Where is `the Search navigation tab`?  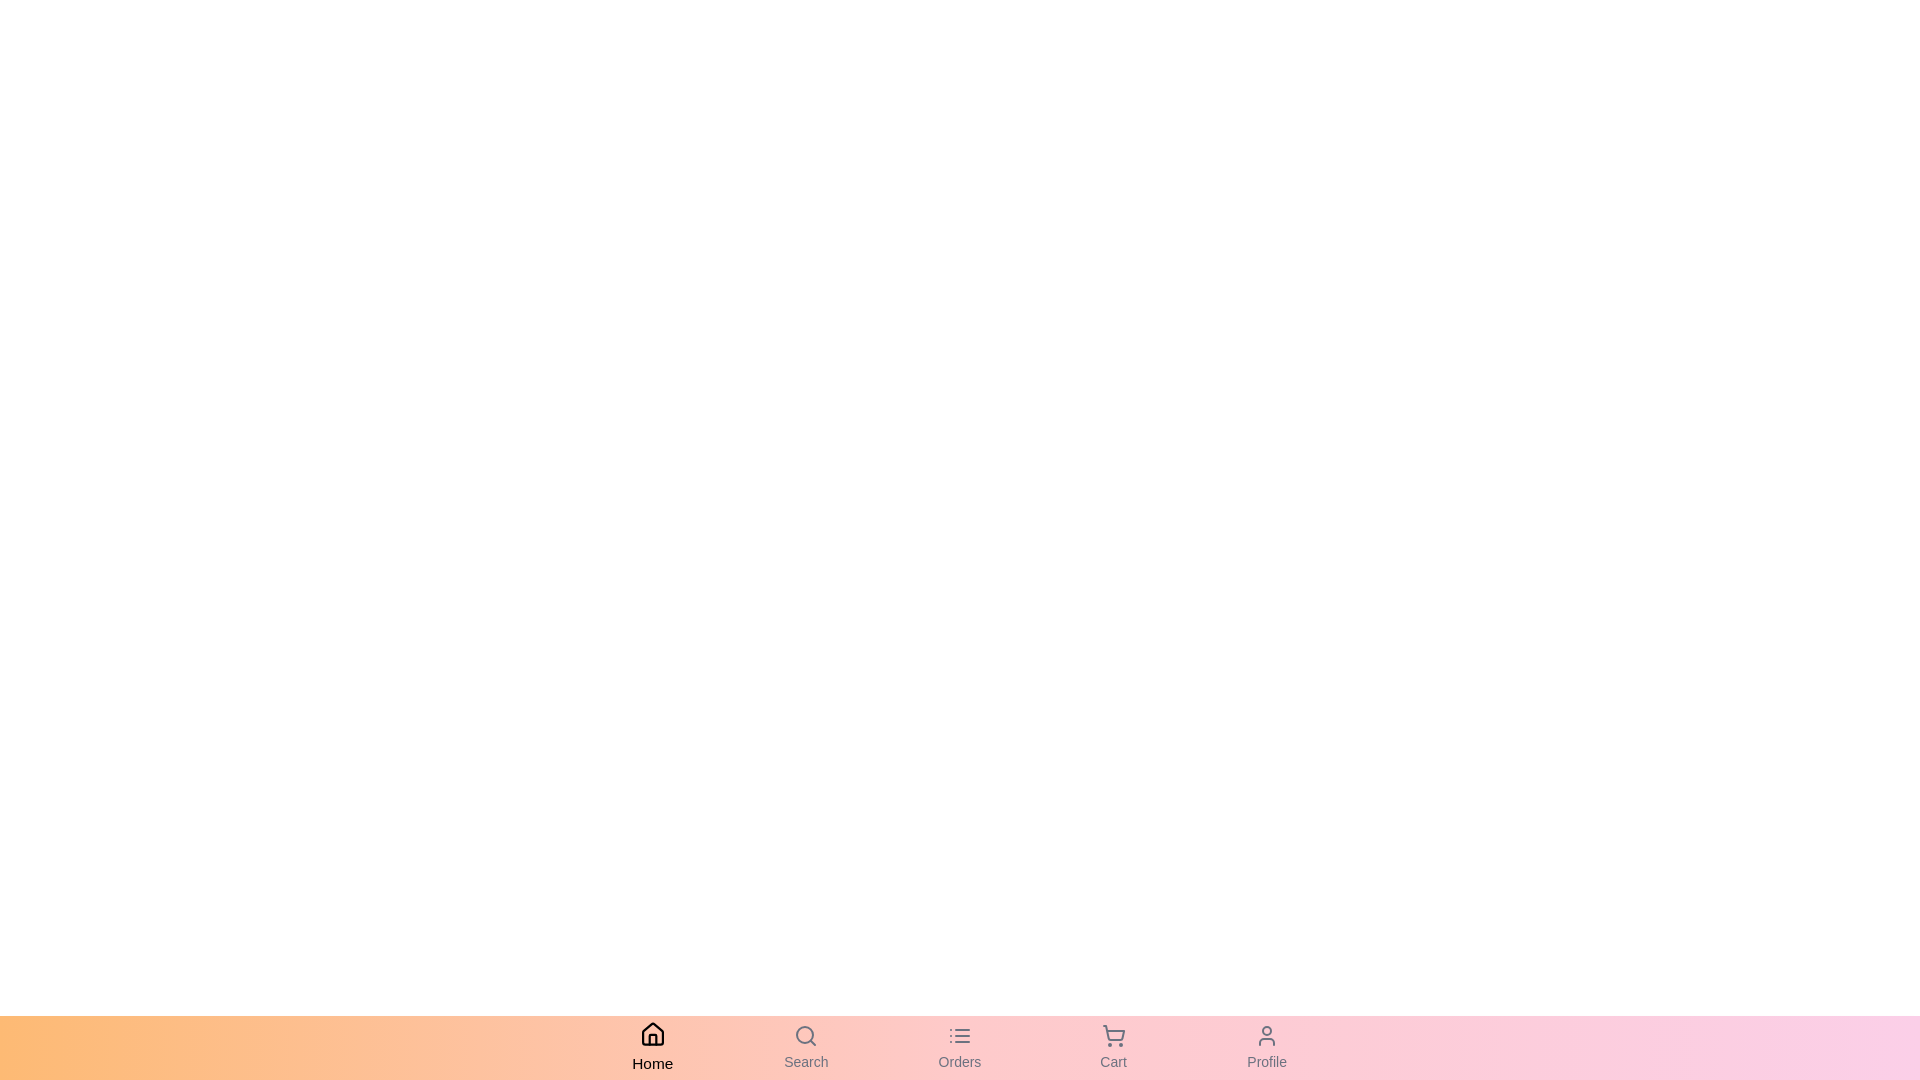
the Search navigation tab is located at coordinates (806, 1047).